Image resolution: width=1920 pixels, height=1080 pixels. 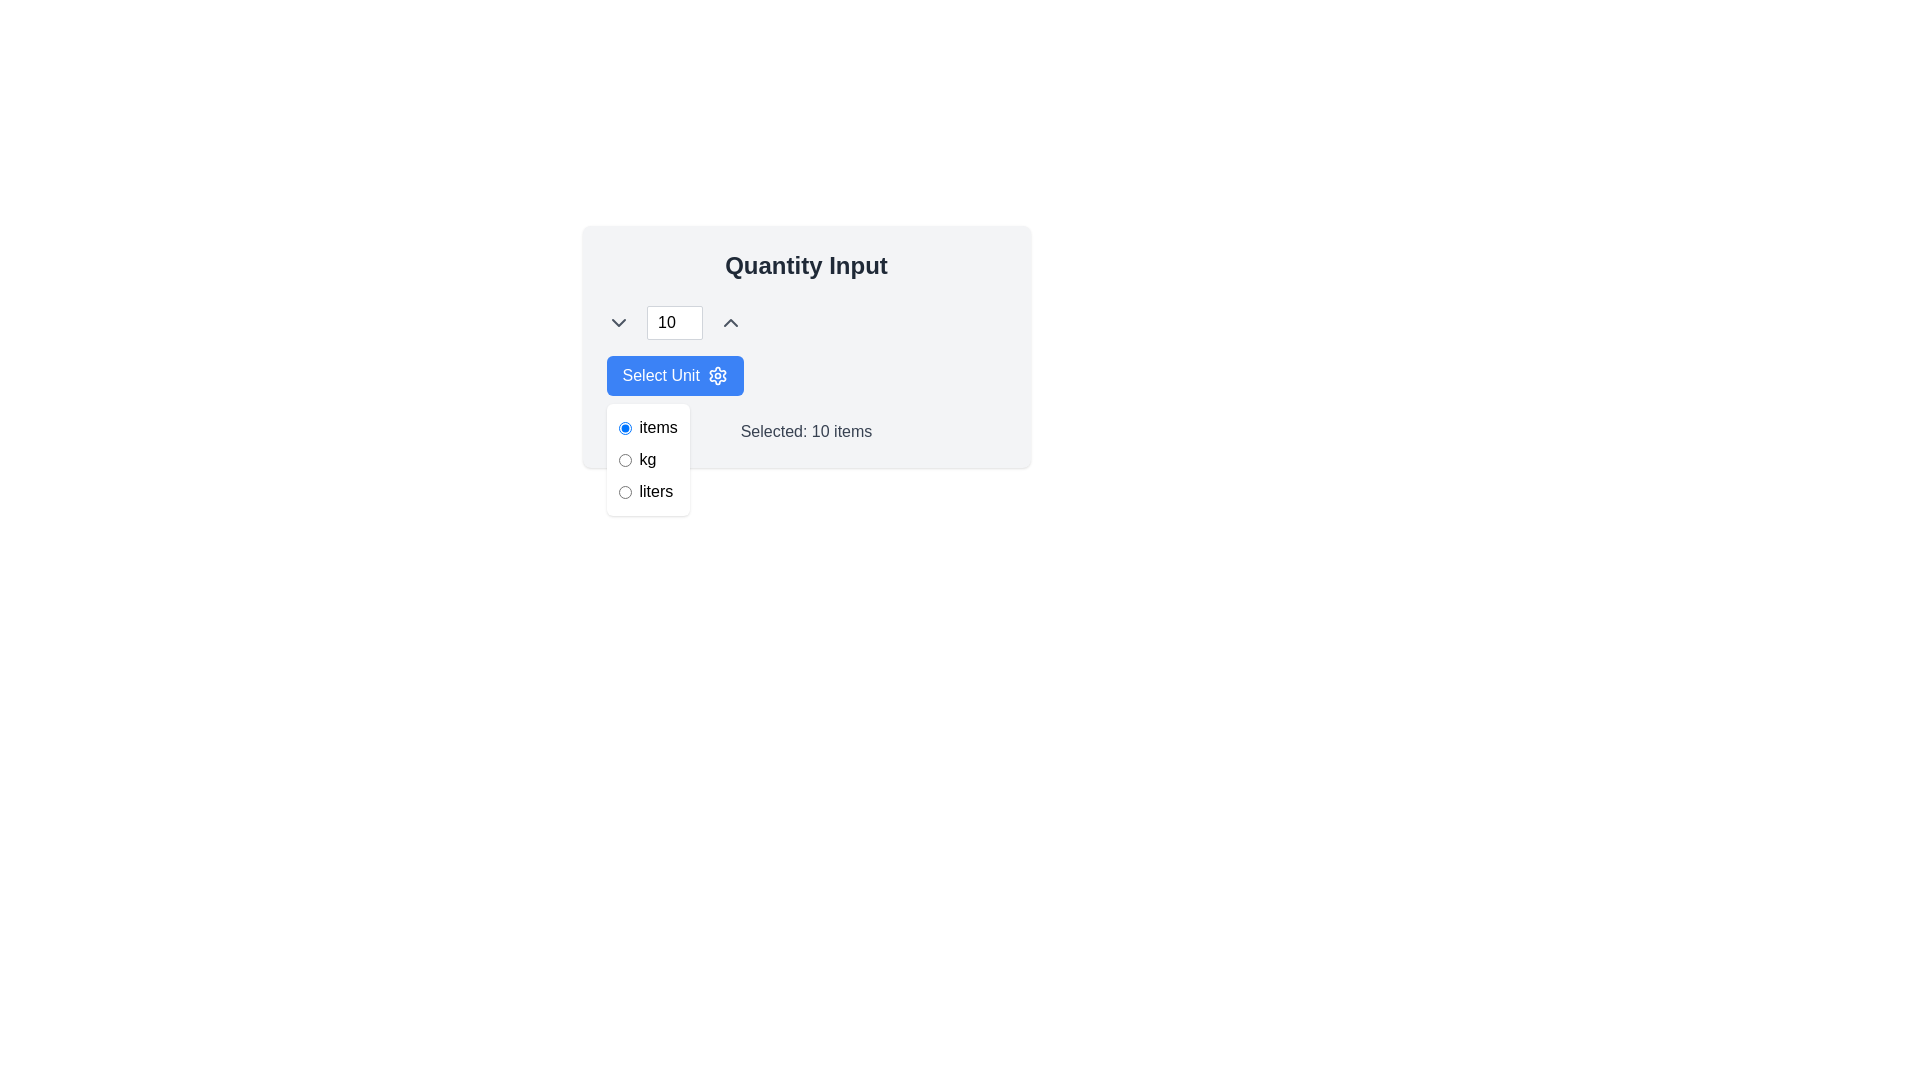 What do you see at coordinates (658, 427) in the screenshot?
I see `the text label reading 'items' which is positioned to the right of the radio button in the dropdown menu for selecting units` at bounding box center [658, 427].